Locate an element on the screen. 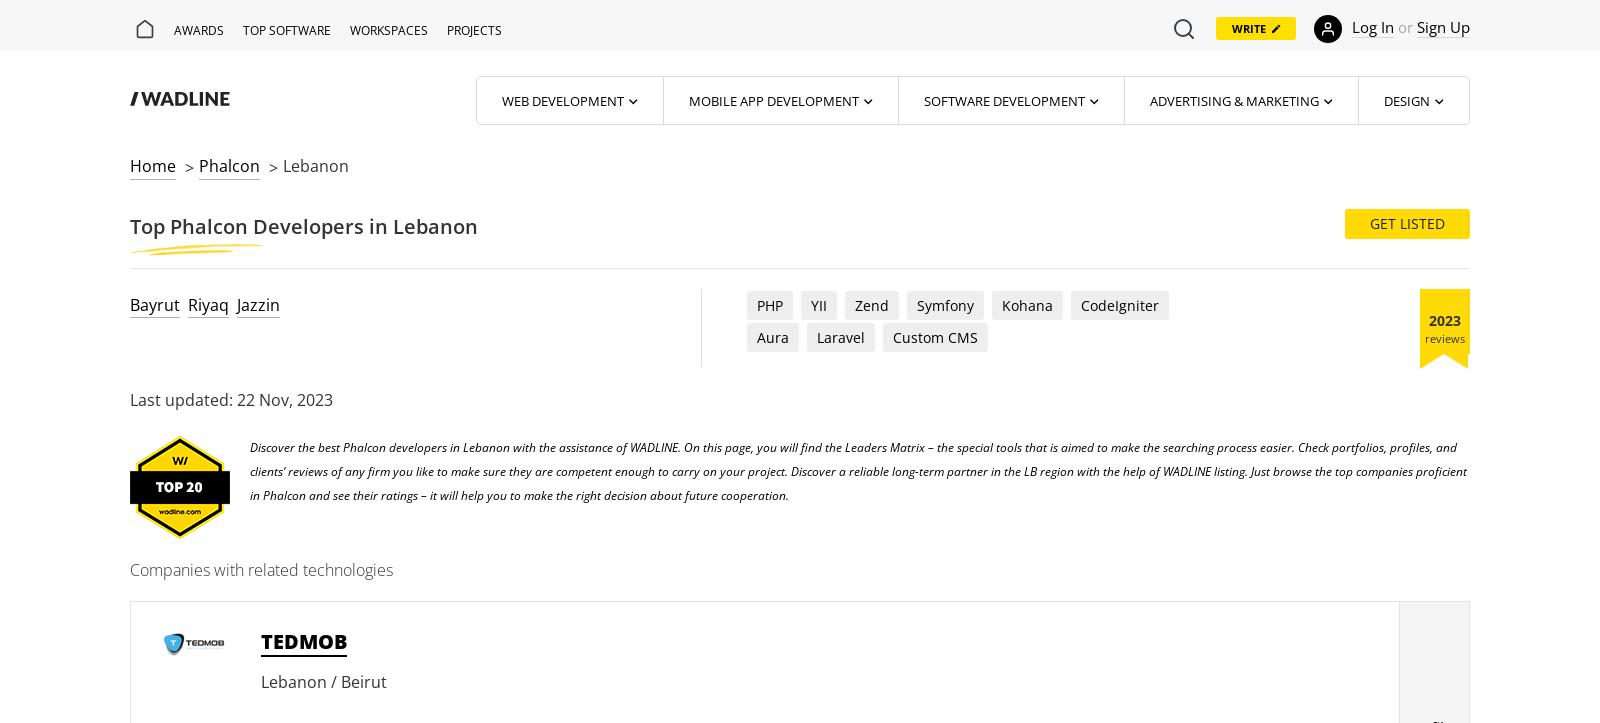 This screenshot has height=723, width=1600. 'CodeIgniter' is located at coordinates (1120, 304).